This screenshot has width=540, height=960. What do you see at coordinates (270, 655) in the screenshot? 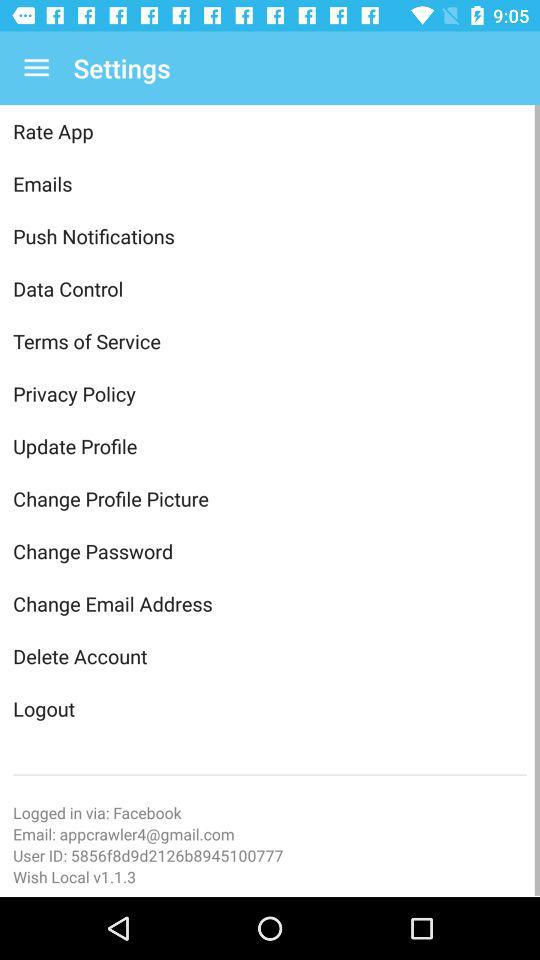
I see `delete account` at bounding box center [270, 655].